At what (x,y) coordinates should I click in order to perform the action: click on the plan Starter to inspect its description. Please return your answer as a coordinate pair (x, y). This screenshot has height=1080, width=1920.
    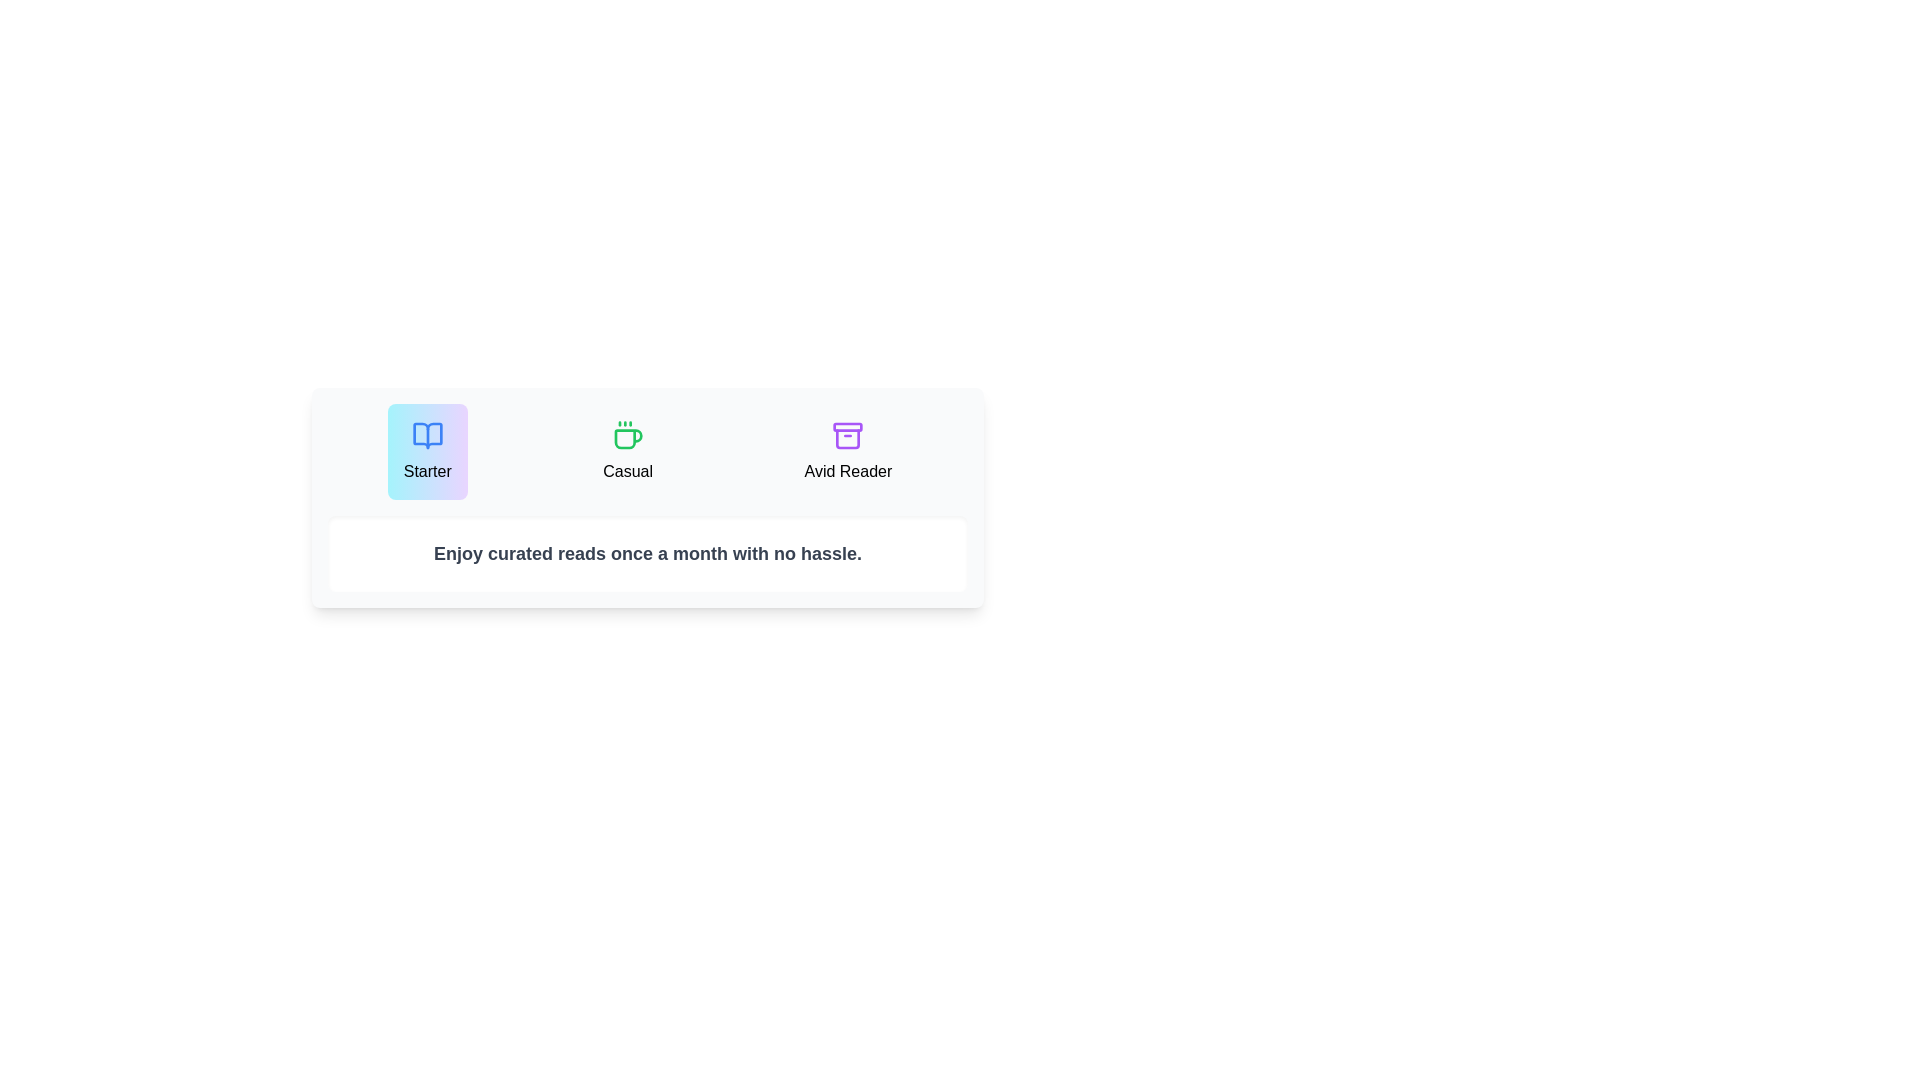
    Looking at the image, I should click on (426, 451).